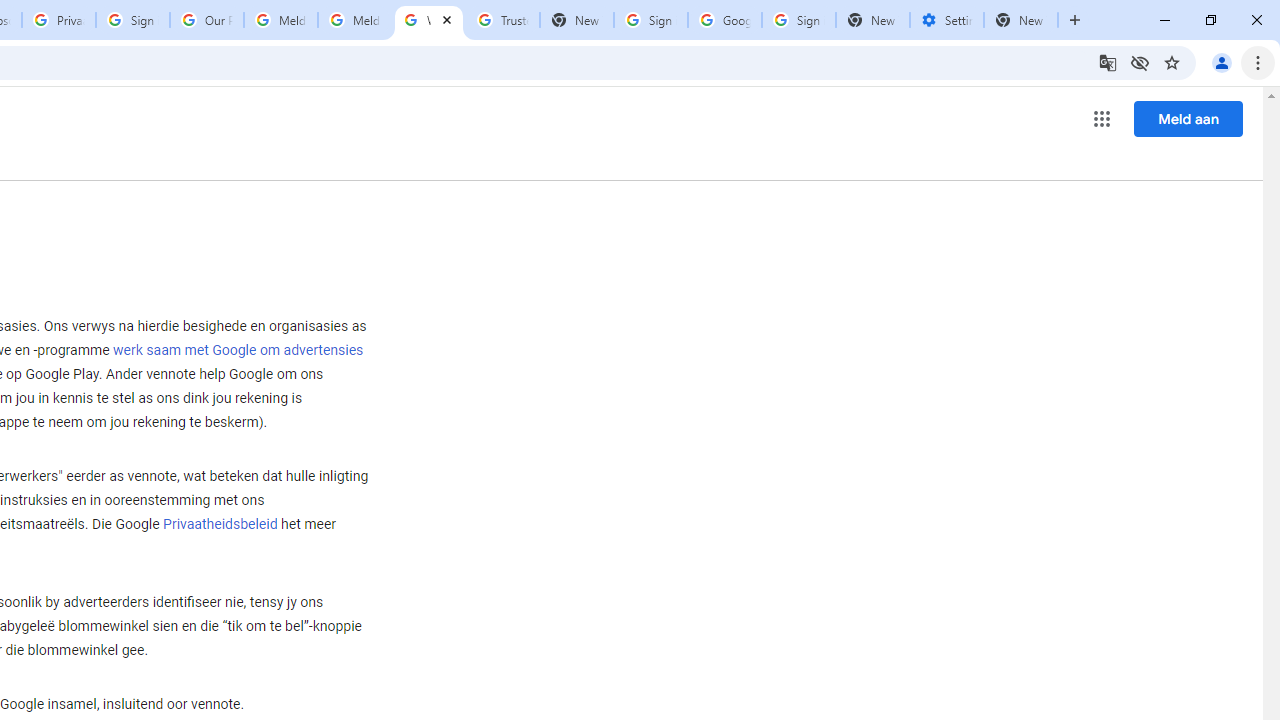  Describe the element at coordinates (1021, 20) in the screenshot. I see `'New Tab'` at that location.